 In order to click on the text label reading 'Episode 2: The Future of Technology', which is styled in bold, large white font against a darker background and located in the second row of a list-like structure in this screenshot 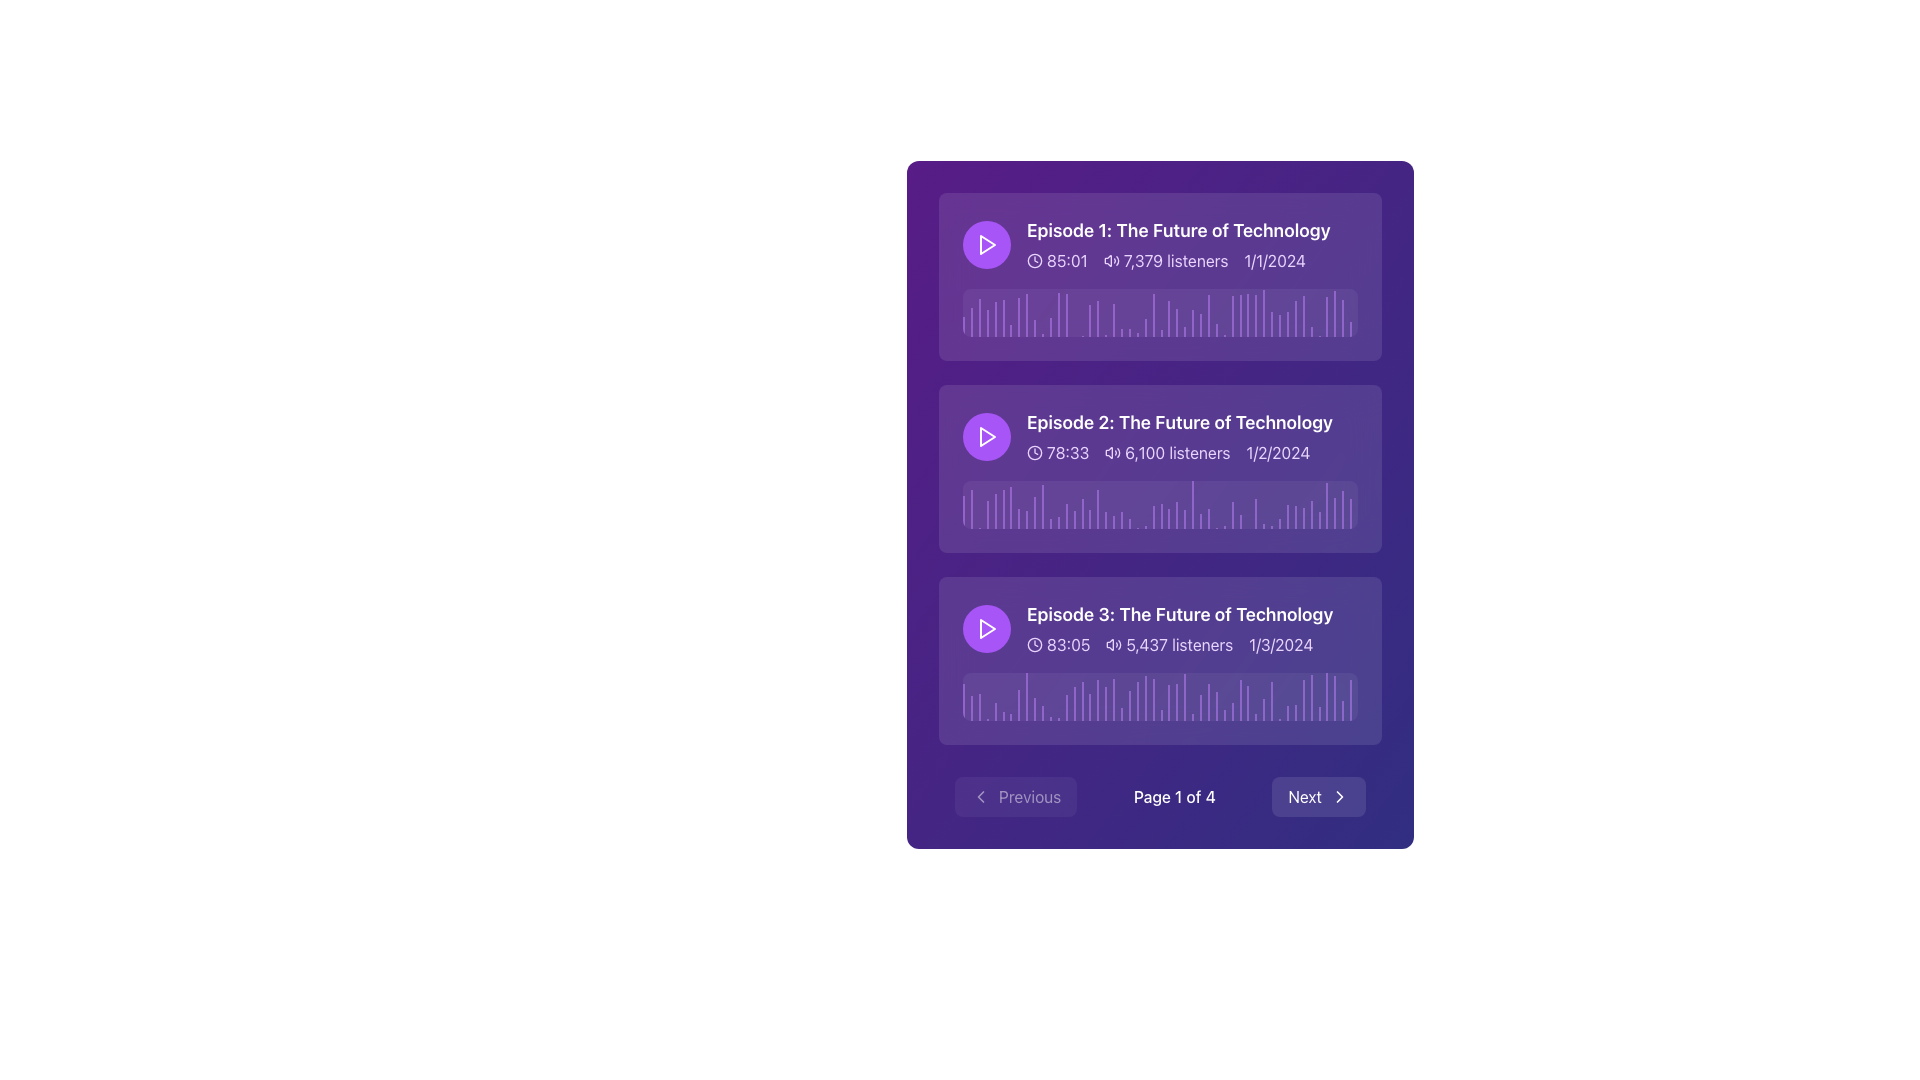, I will do `click(1180, 422)`.